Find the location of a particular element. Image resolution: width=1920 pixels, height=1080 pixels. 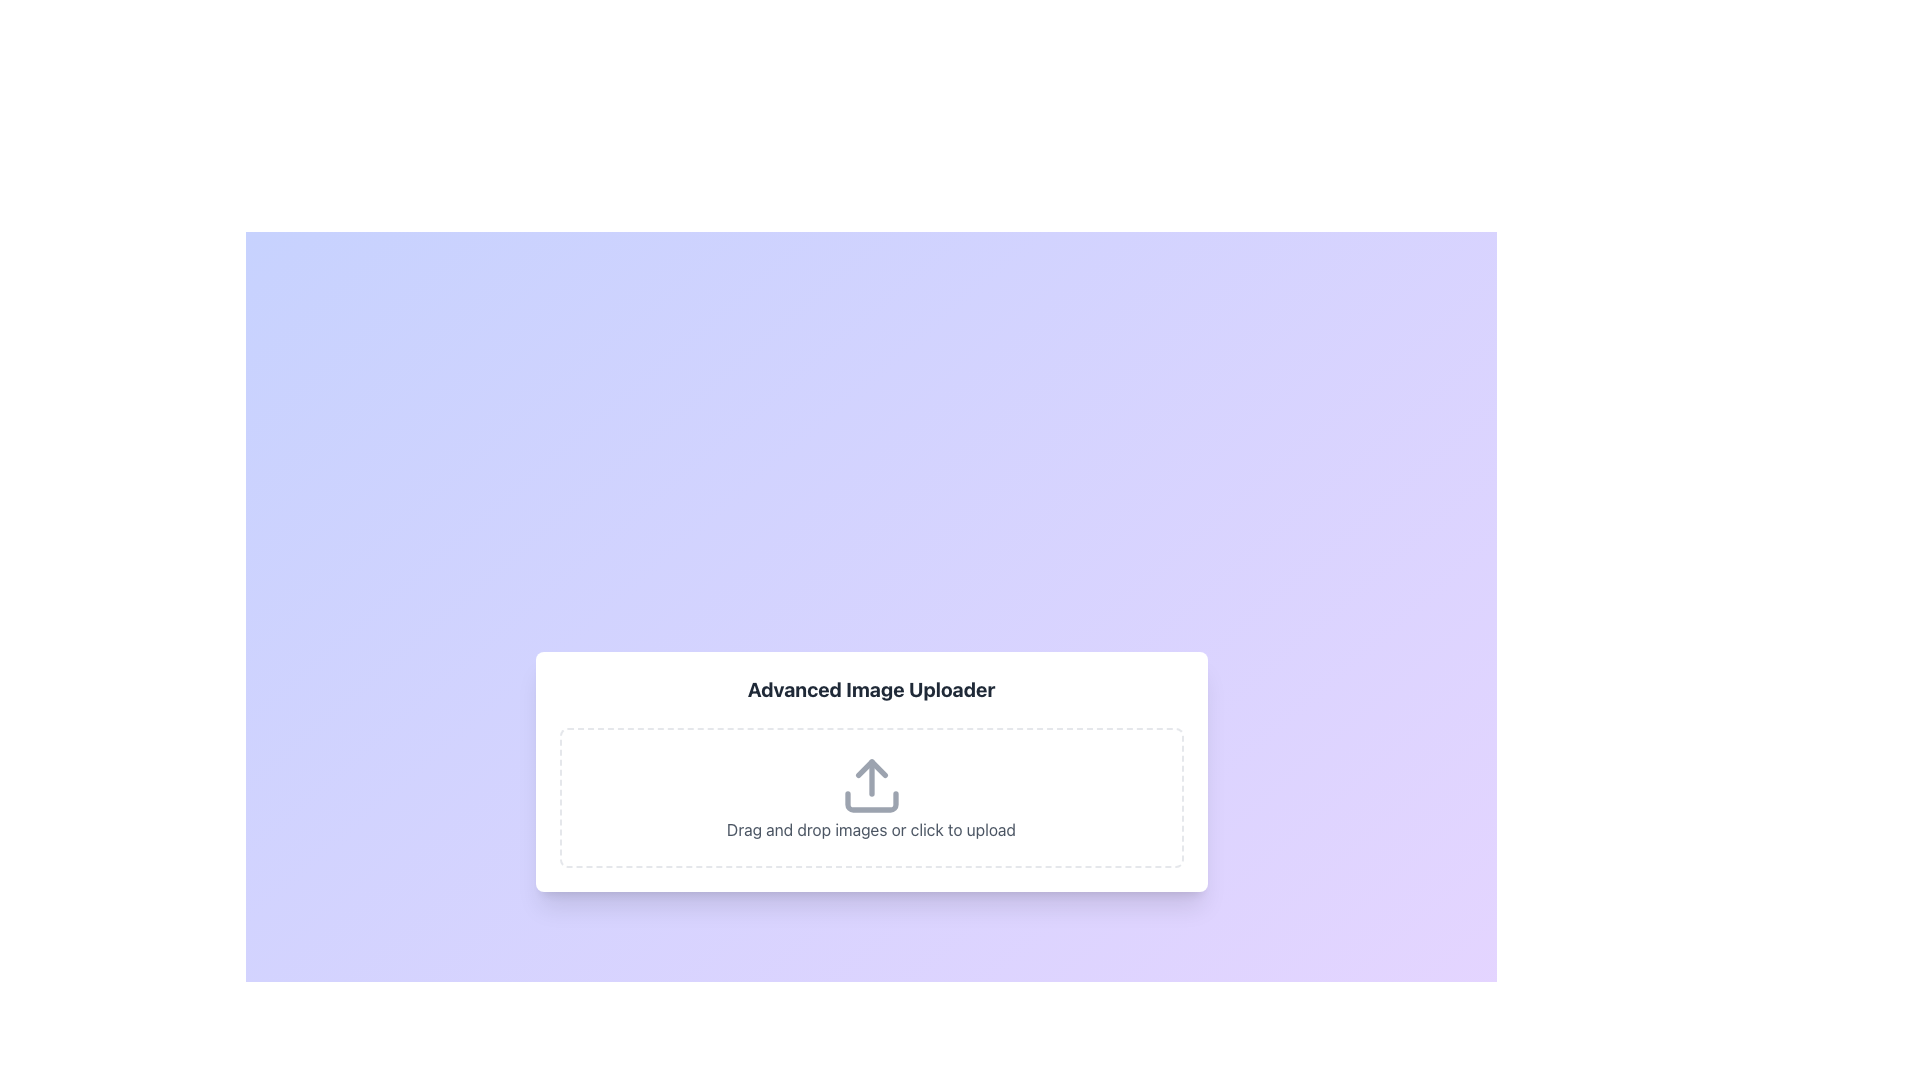

the Decorative element within the SVG icon, which is located at the bottom and resembles a base or tray is located at coordinates (871, 801).